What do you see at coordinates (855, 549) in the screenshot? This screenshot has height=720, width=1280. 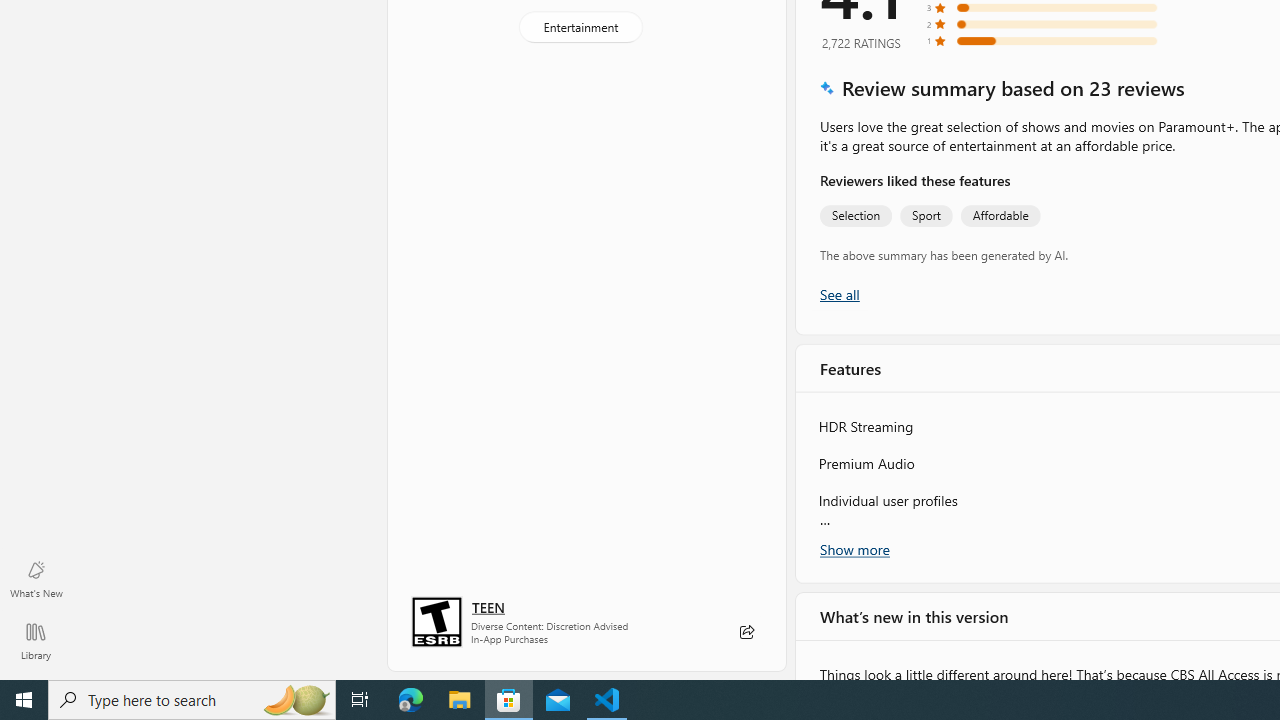 I see `'Show more'` at bounding box center [855, 549].